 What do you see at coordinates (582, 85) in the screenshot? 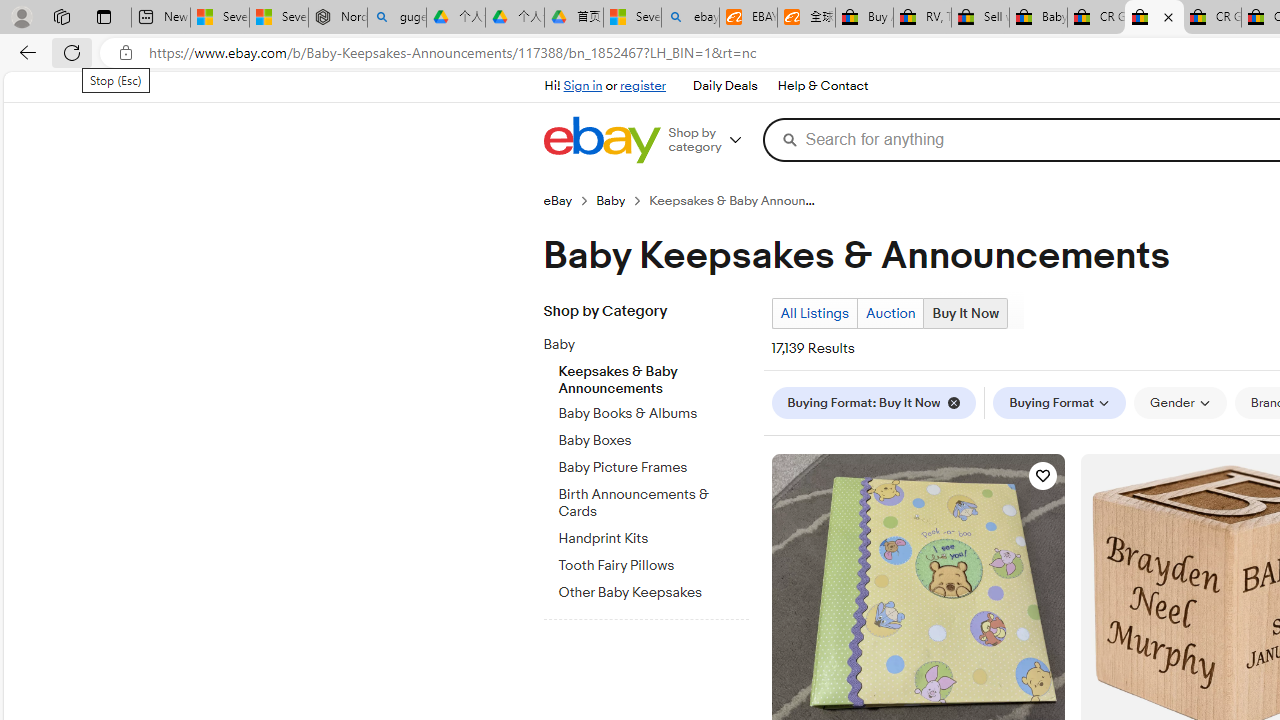
I see `'Sign in'` at bounding box center [582, 85].